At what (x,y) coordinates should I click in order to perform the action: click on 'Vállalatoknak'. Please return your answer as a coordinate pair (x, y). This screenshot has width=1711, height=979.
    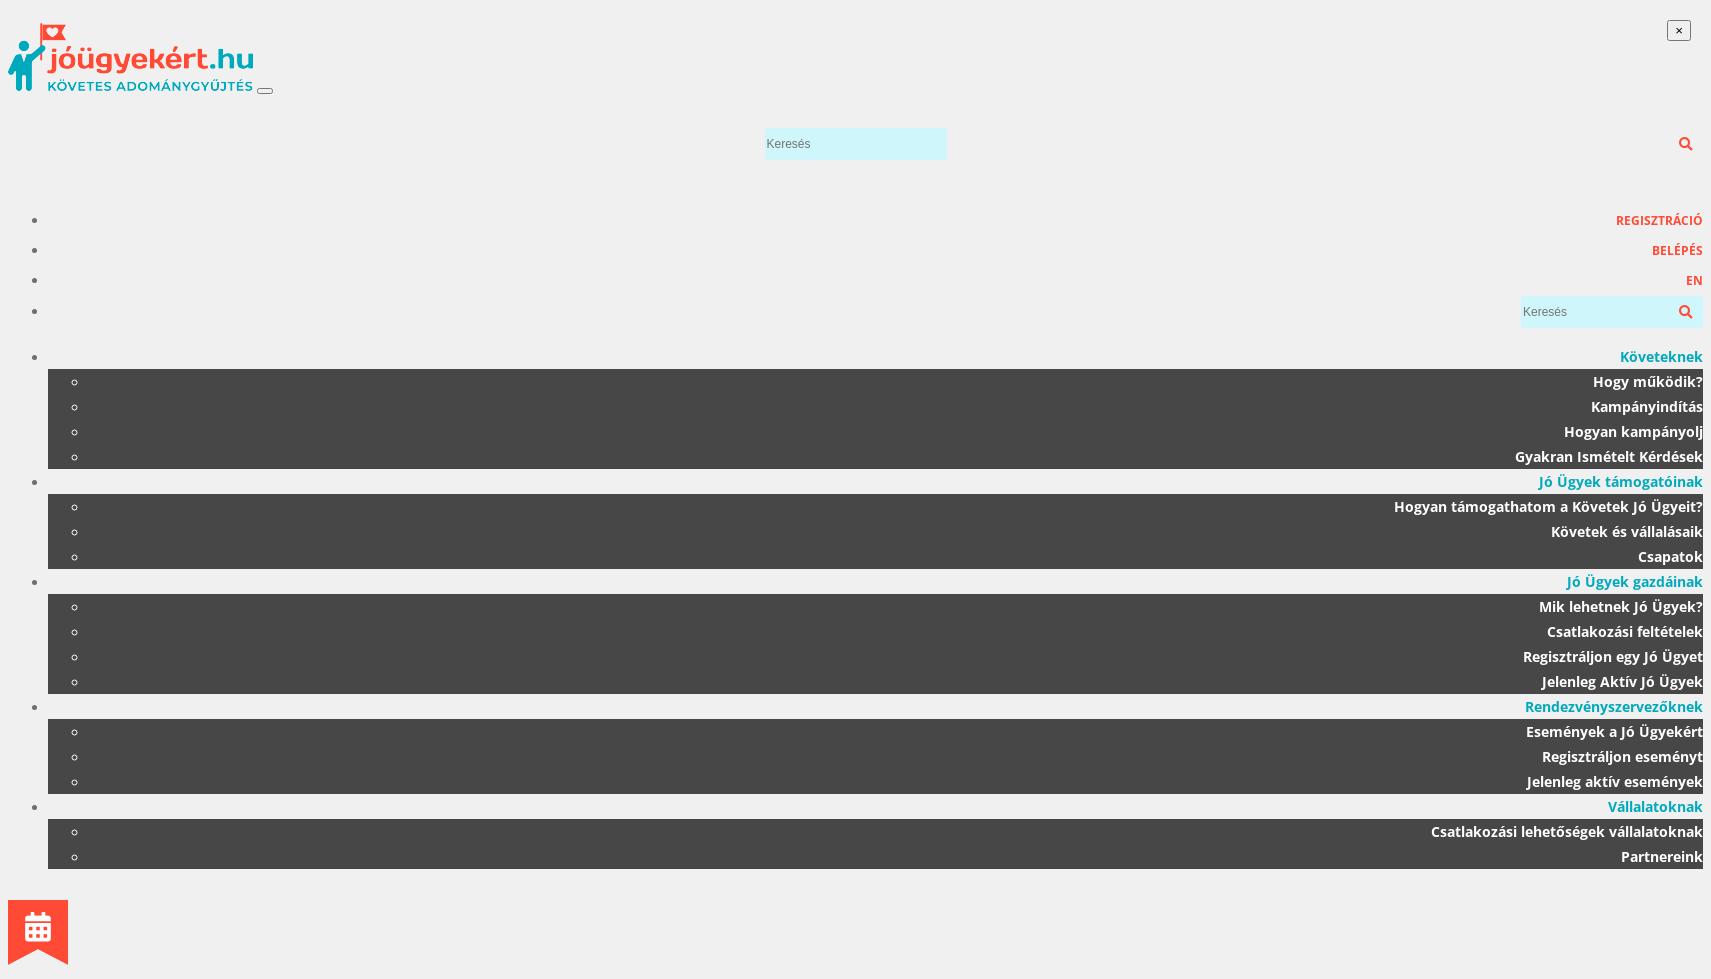
    Looking at the image, I should click on (1655, 805).